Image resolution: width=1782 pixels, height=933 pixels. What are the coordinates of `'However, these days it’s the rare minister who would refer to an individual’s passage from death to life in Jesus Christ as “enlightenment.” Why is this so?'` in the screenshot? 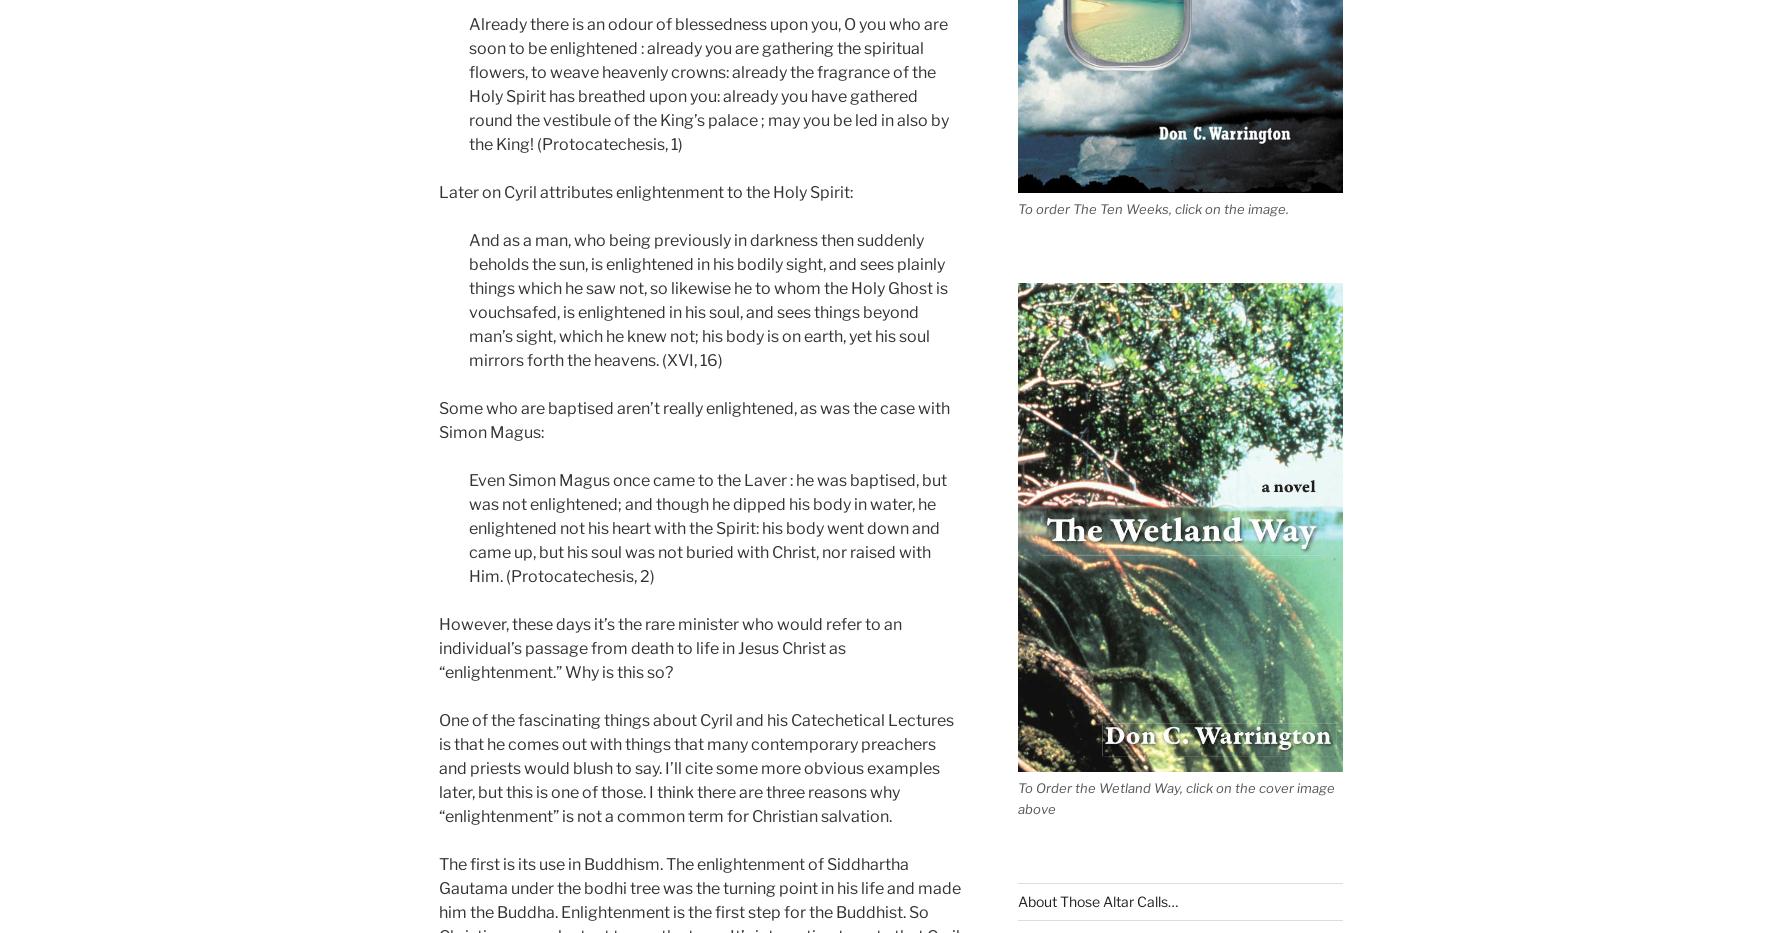 It's located at (669, 646).